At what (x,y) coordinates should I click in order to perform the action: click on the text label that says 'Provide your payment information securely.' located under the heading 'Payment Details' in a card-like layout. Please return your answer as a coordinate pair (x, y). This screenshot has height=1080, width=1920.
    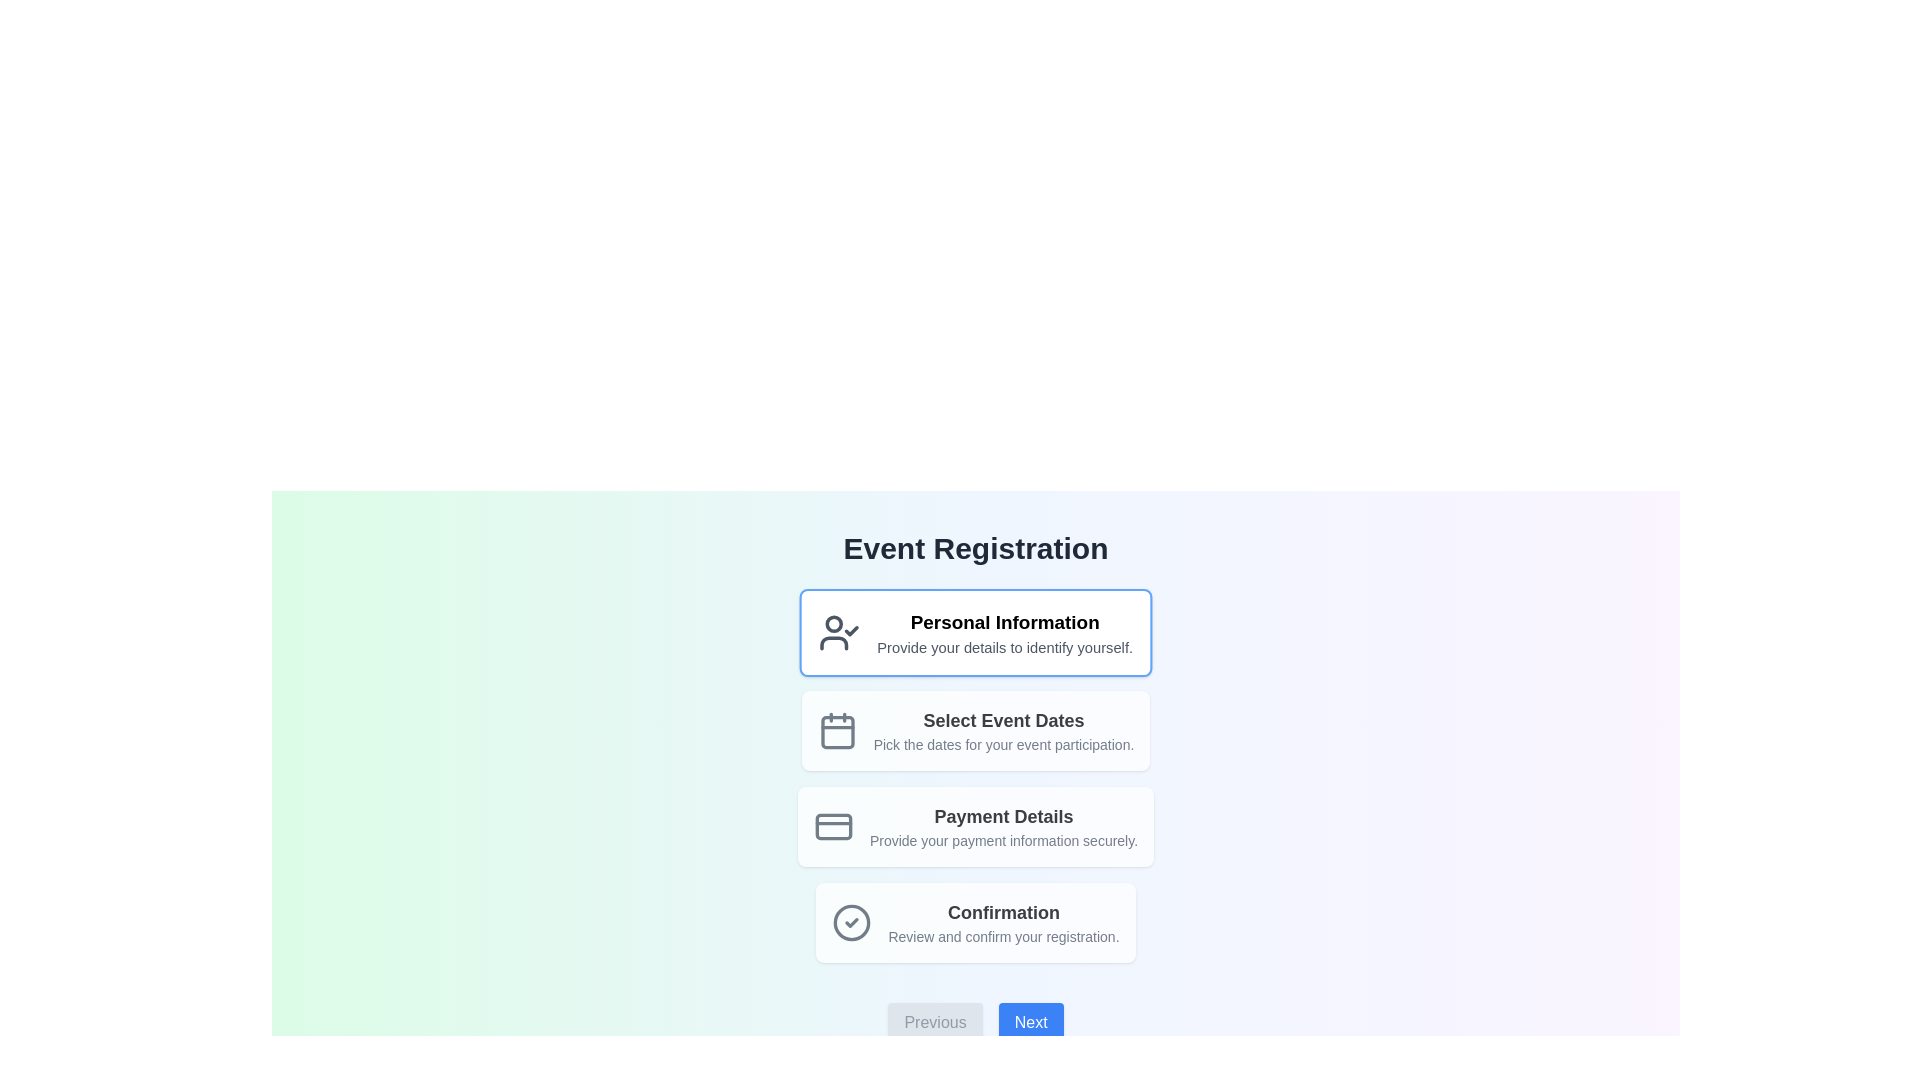
    Looking at the image, I should click on (1003, 840).